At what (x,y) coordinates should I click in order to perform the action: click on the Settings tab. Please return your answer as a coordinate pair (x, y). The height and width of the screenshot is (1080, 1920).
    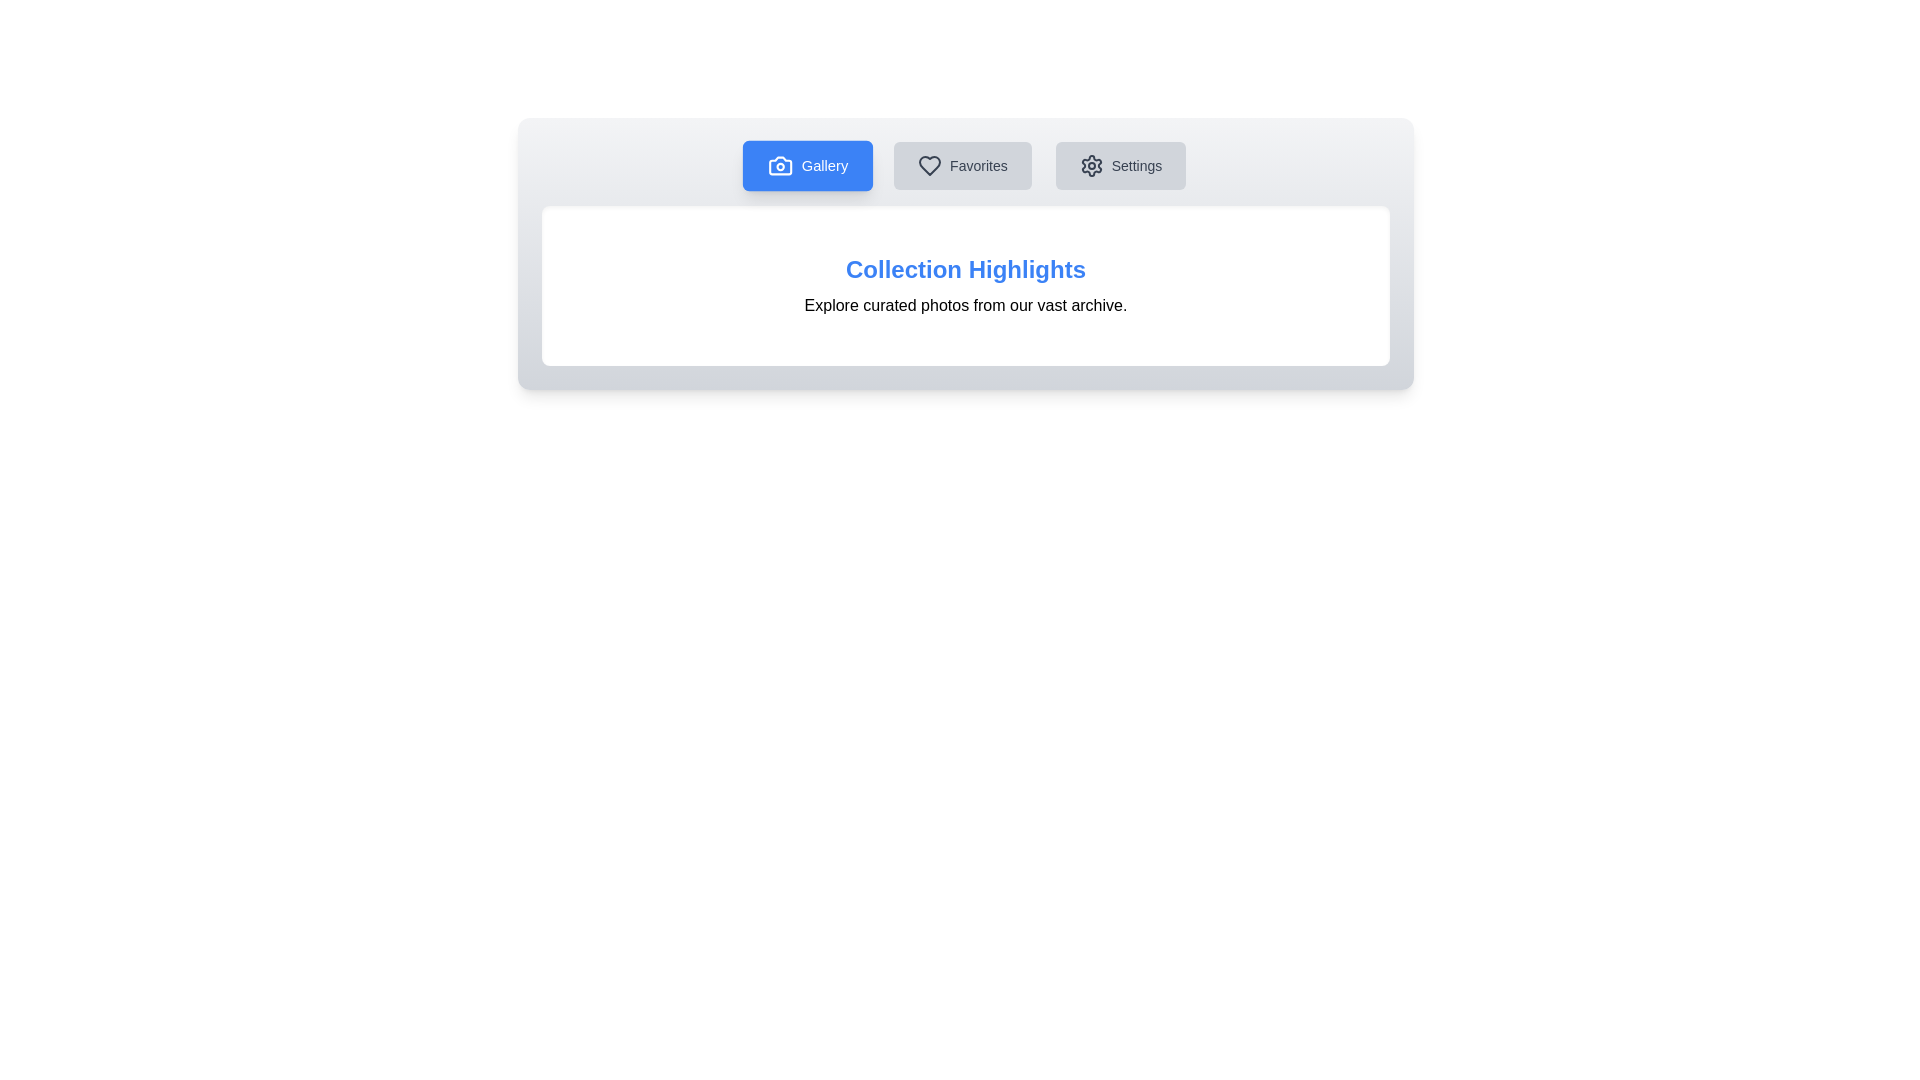
    Looking at the image, I should click on (1118, 164).